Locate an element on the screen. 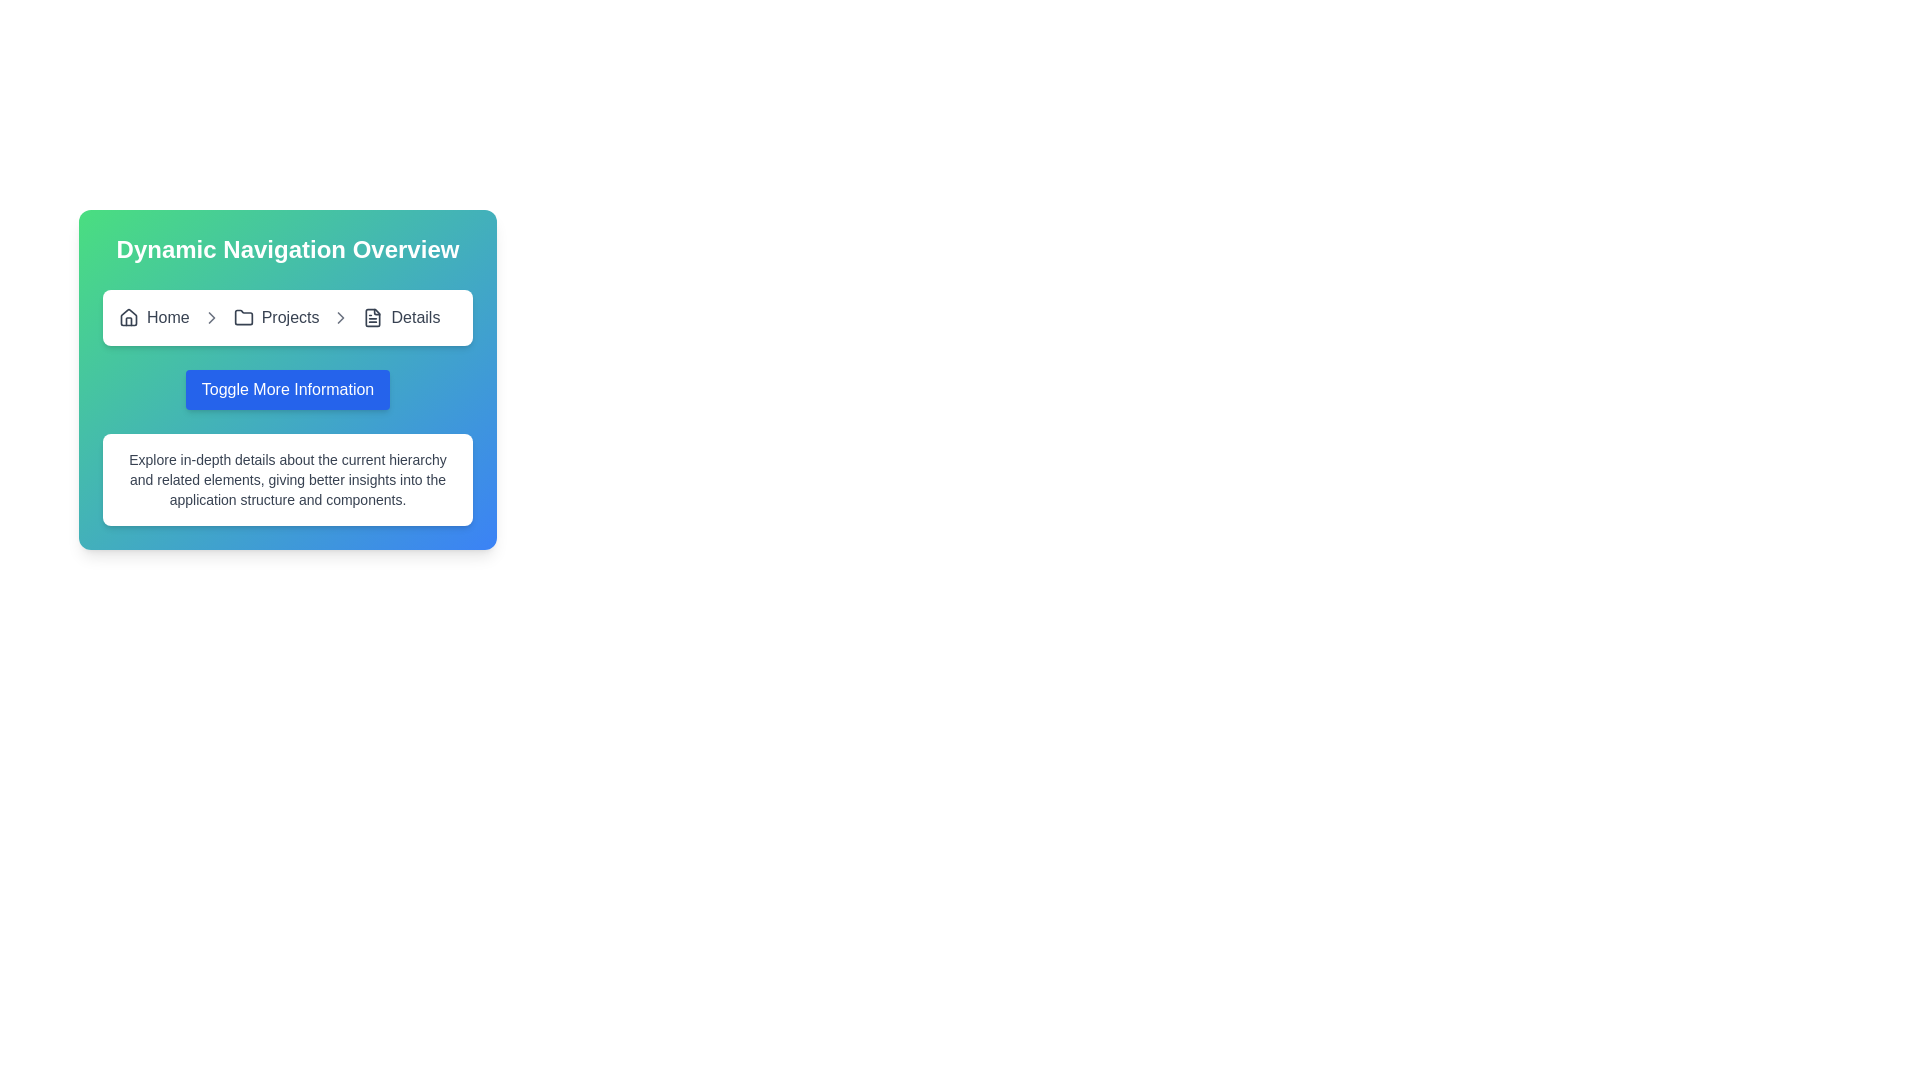  the Chevron icon that visually separates the 'Projects' and 'Details' labels in the breadcrumb navigation component is located at coordinates (211, 316).